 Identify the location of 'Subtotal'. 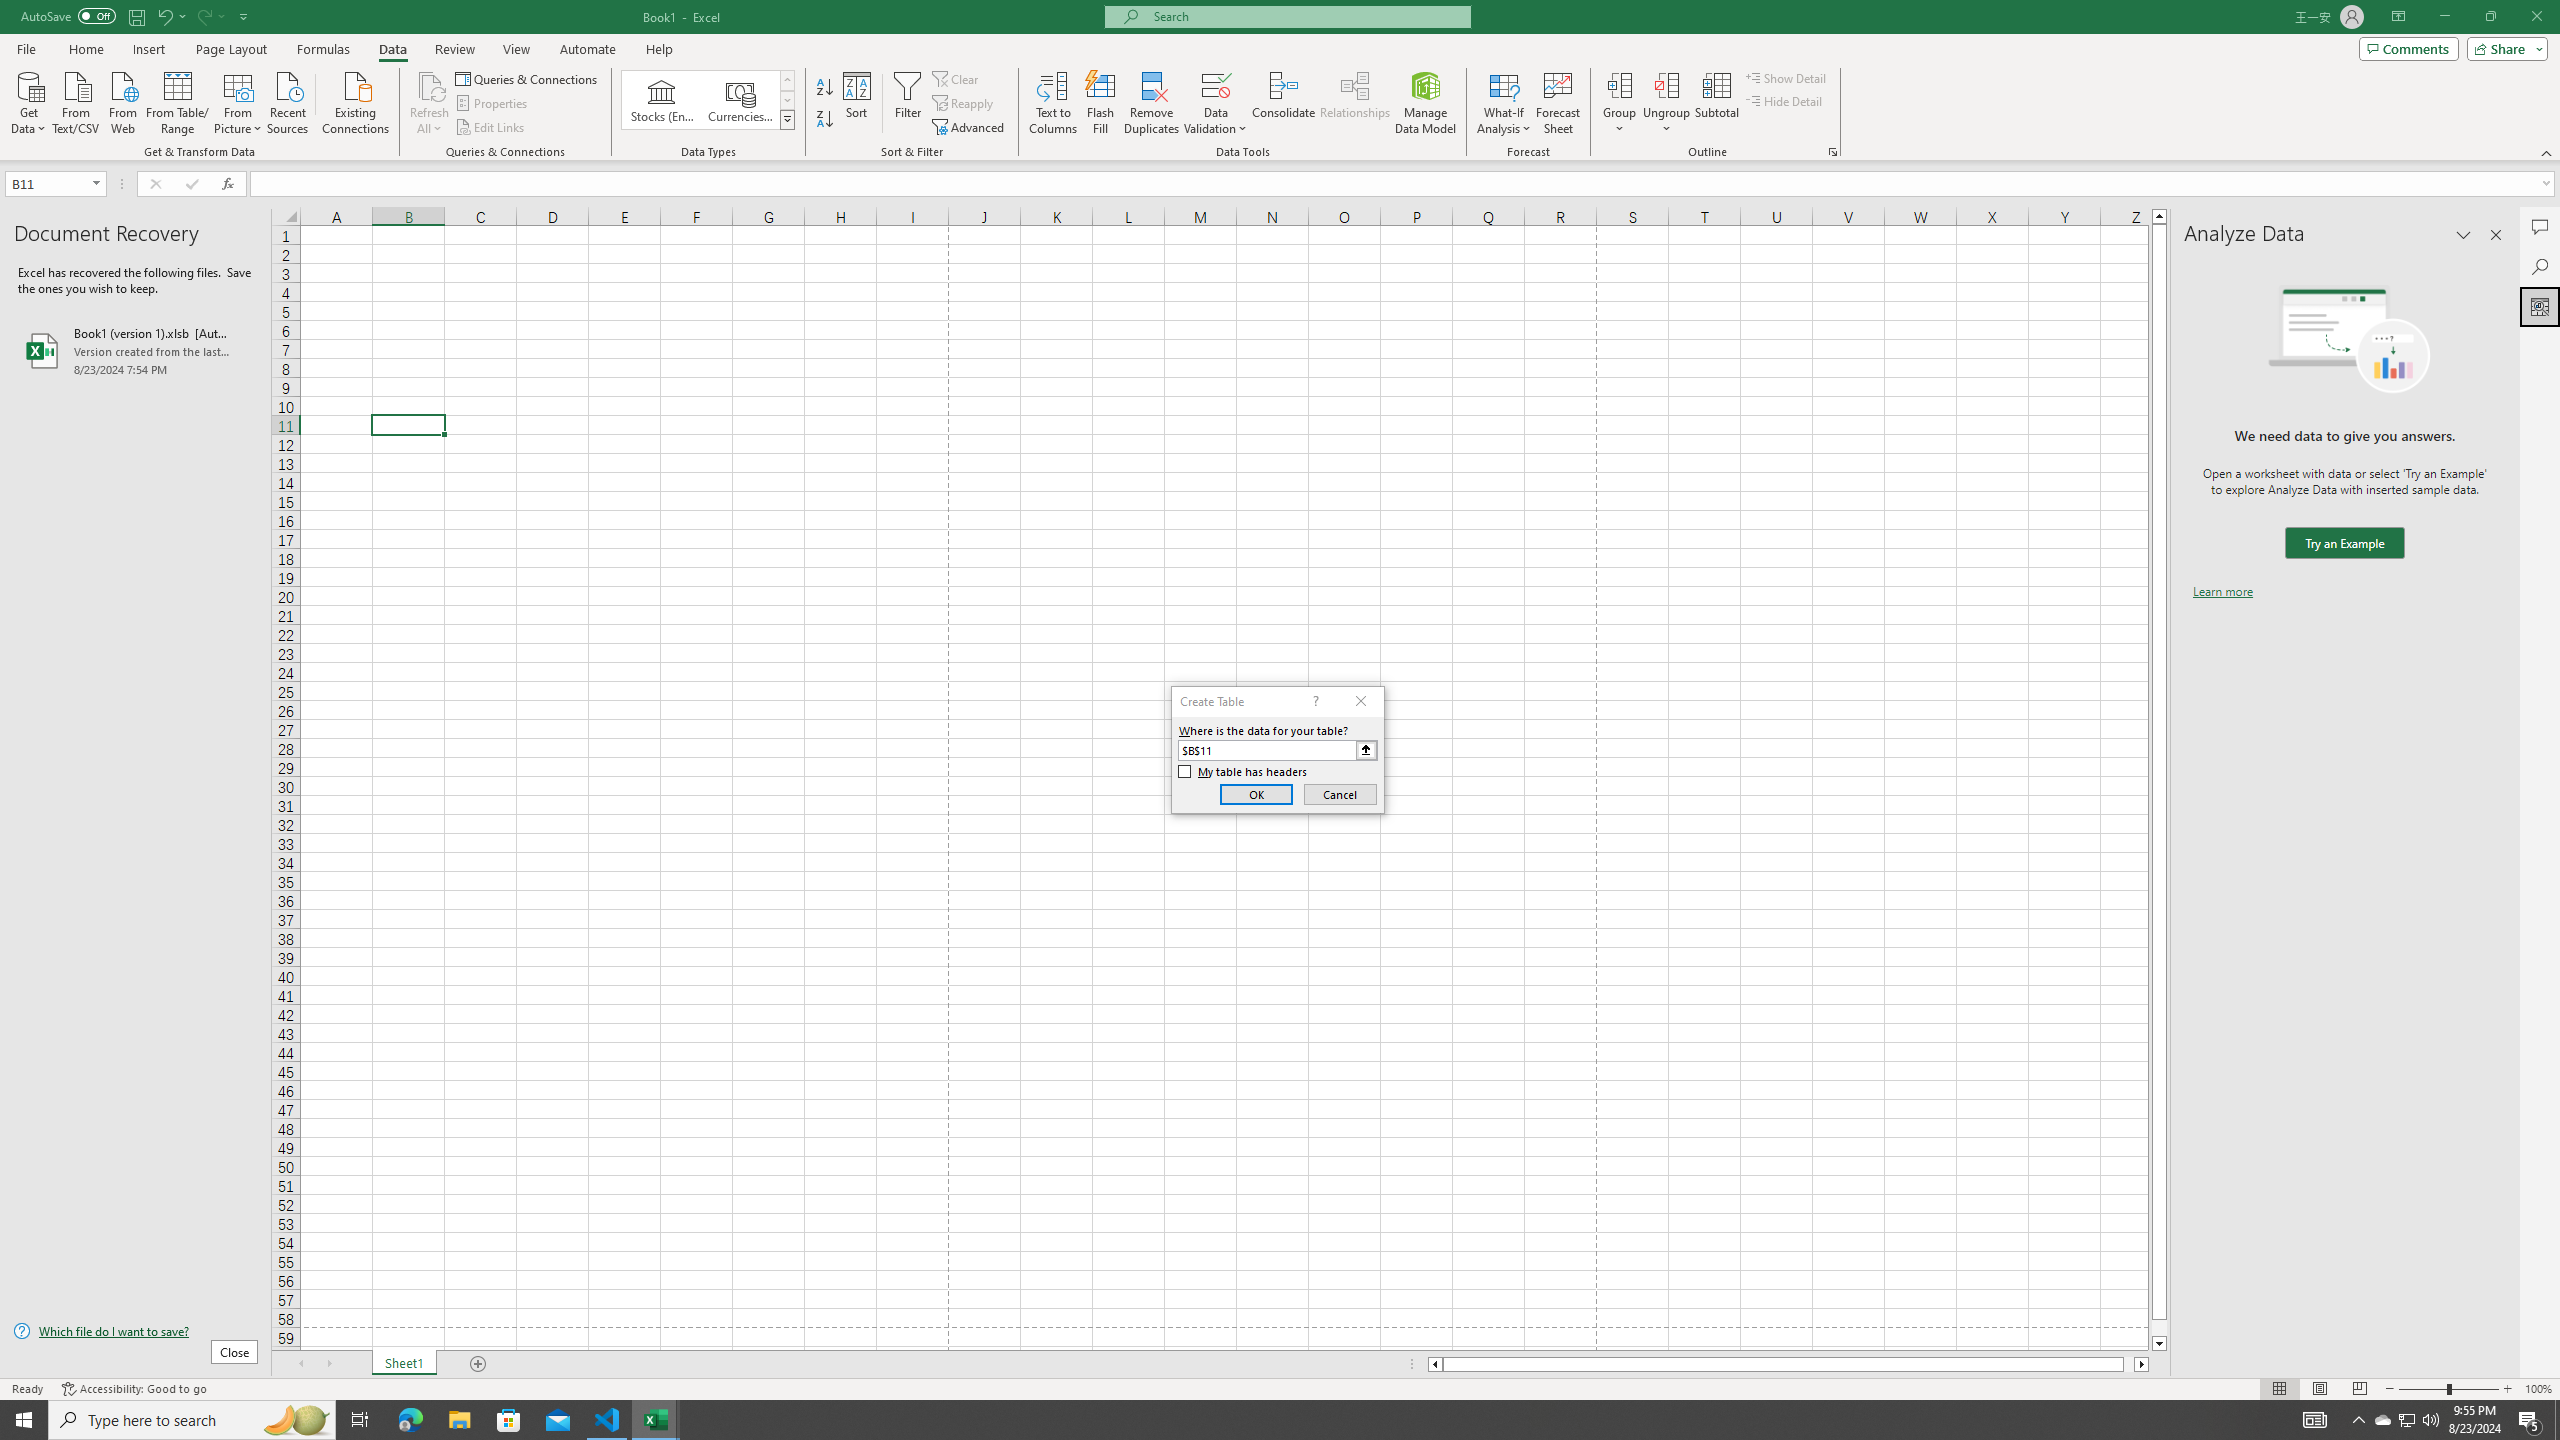
(1716, 103).